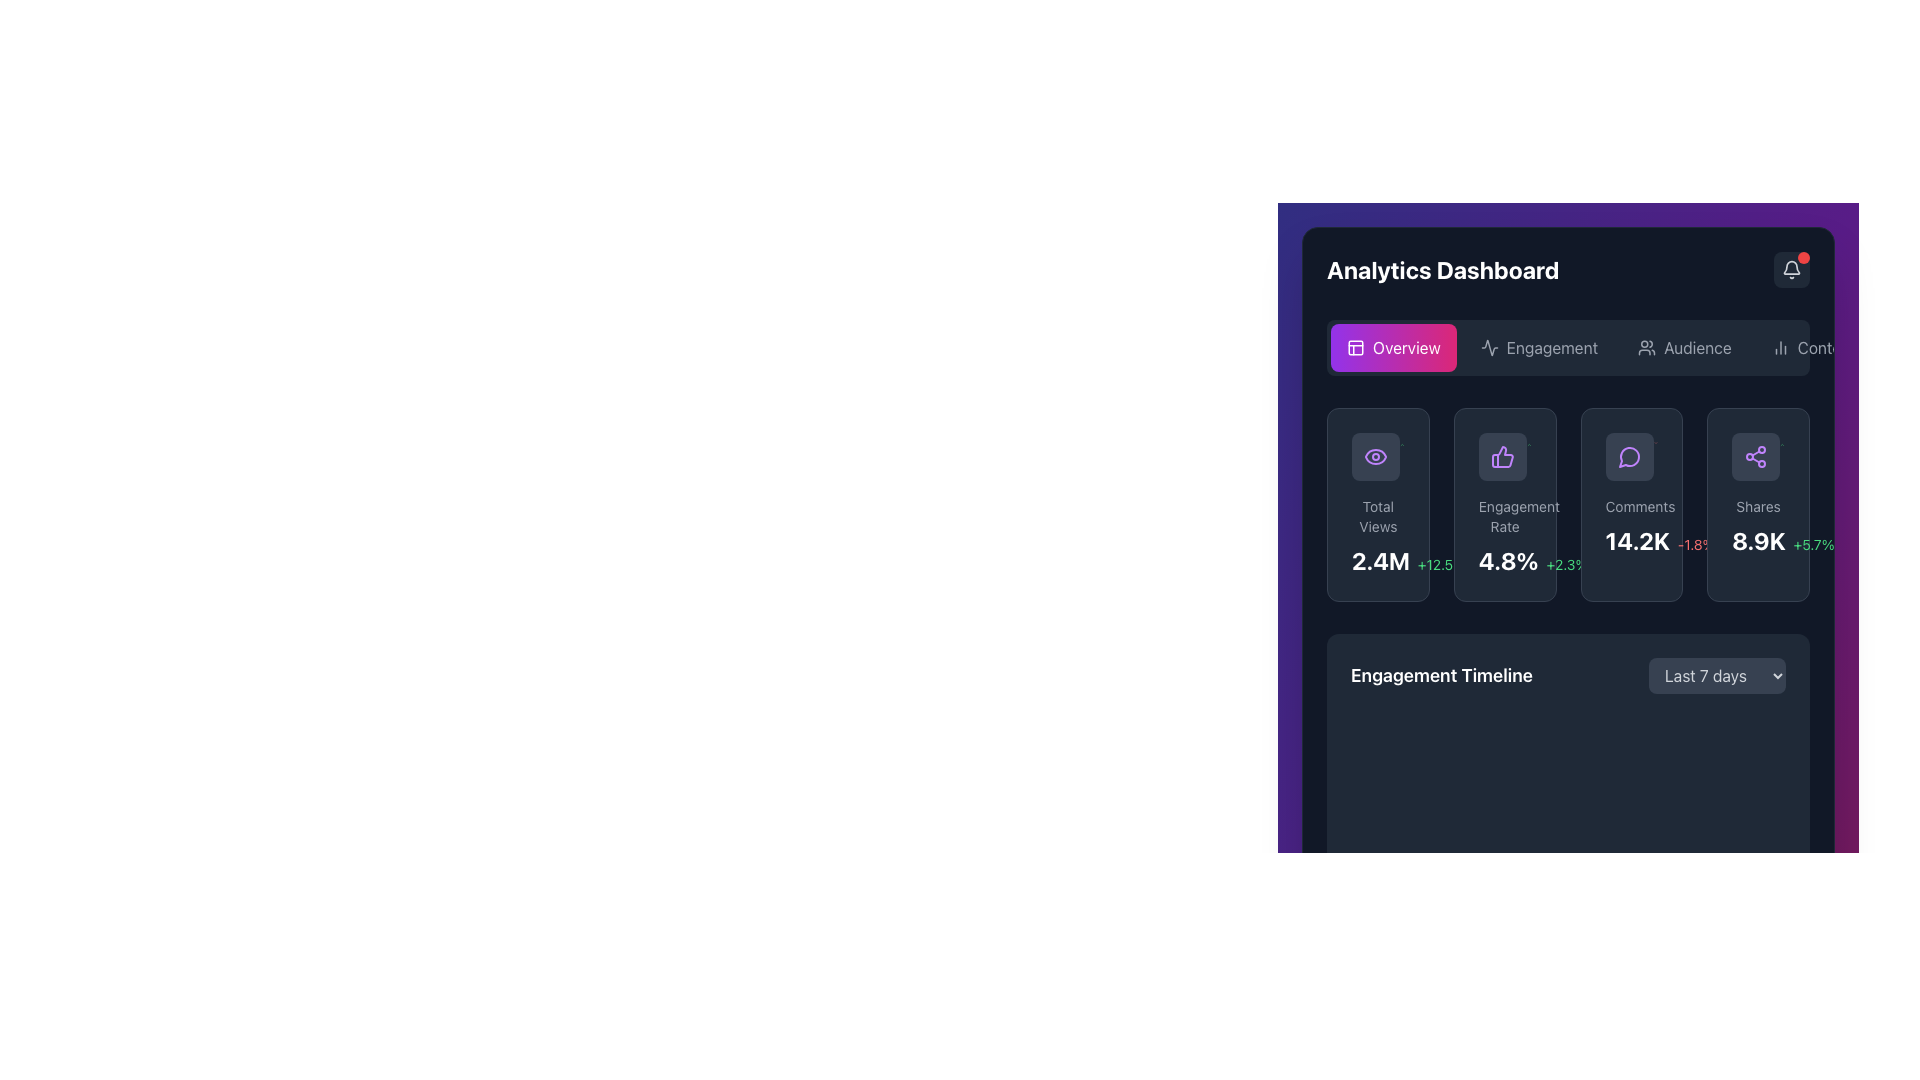 Image resolution: width=1920 pixels, height=1080 pixels. I want to click on the graphical icon component representing a message bubble in the comments section of the dashboard, so click(1628, 457).